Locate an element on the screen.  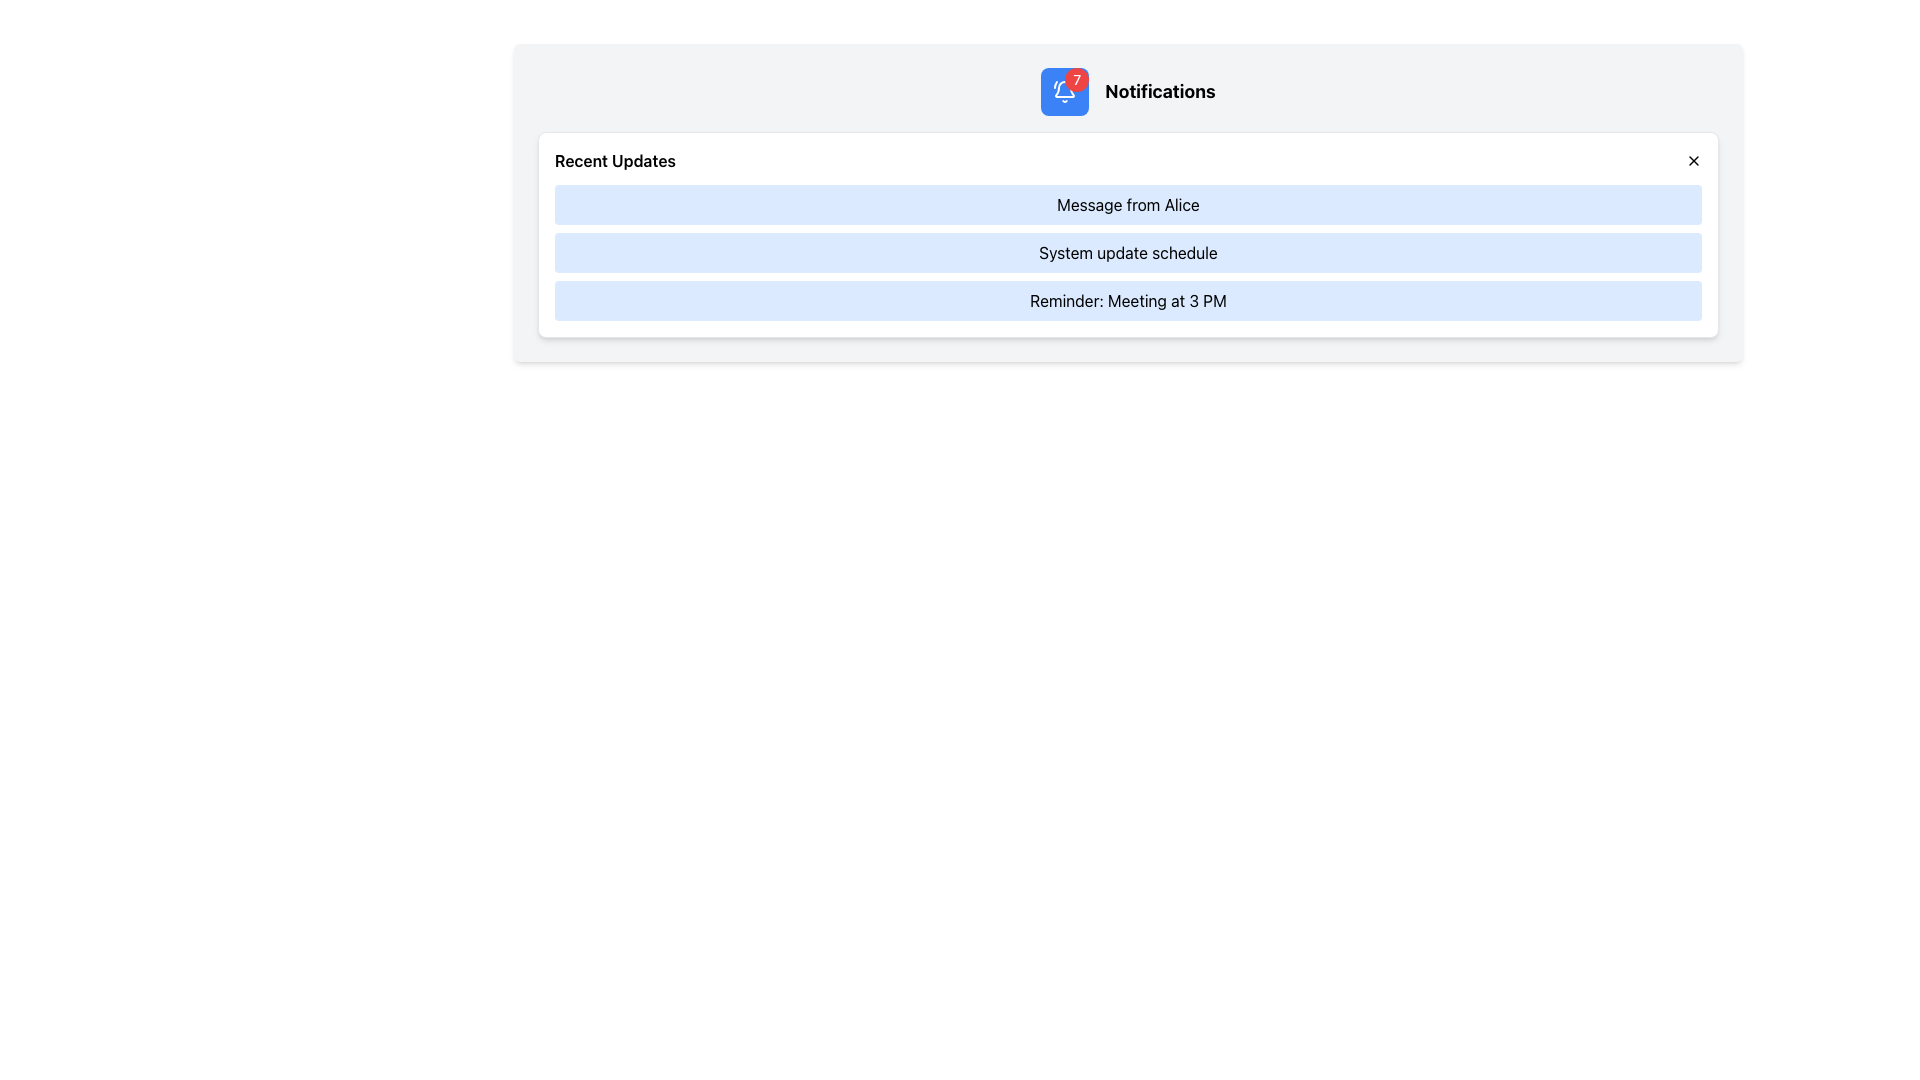
the red notification badge located at the top-right corner of the blue circular button with a bell symbol is located at coordinates (1076, 79).